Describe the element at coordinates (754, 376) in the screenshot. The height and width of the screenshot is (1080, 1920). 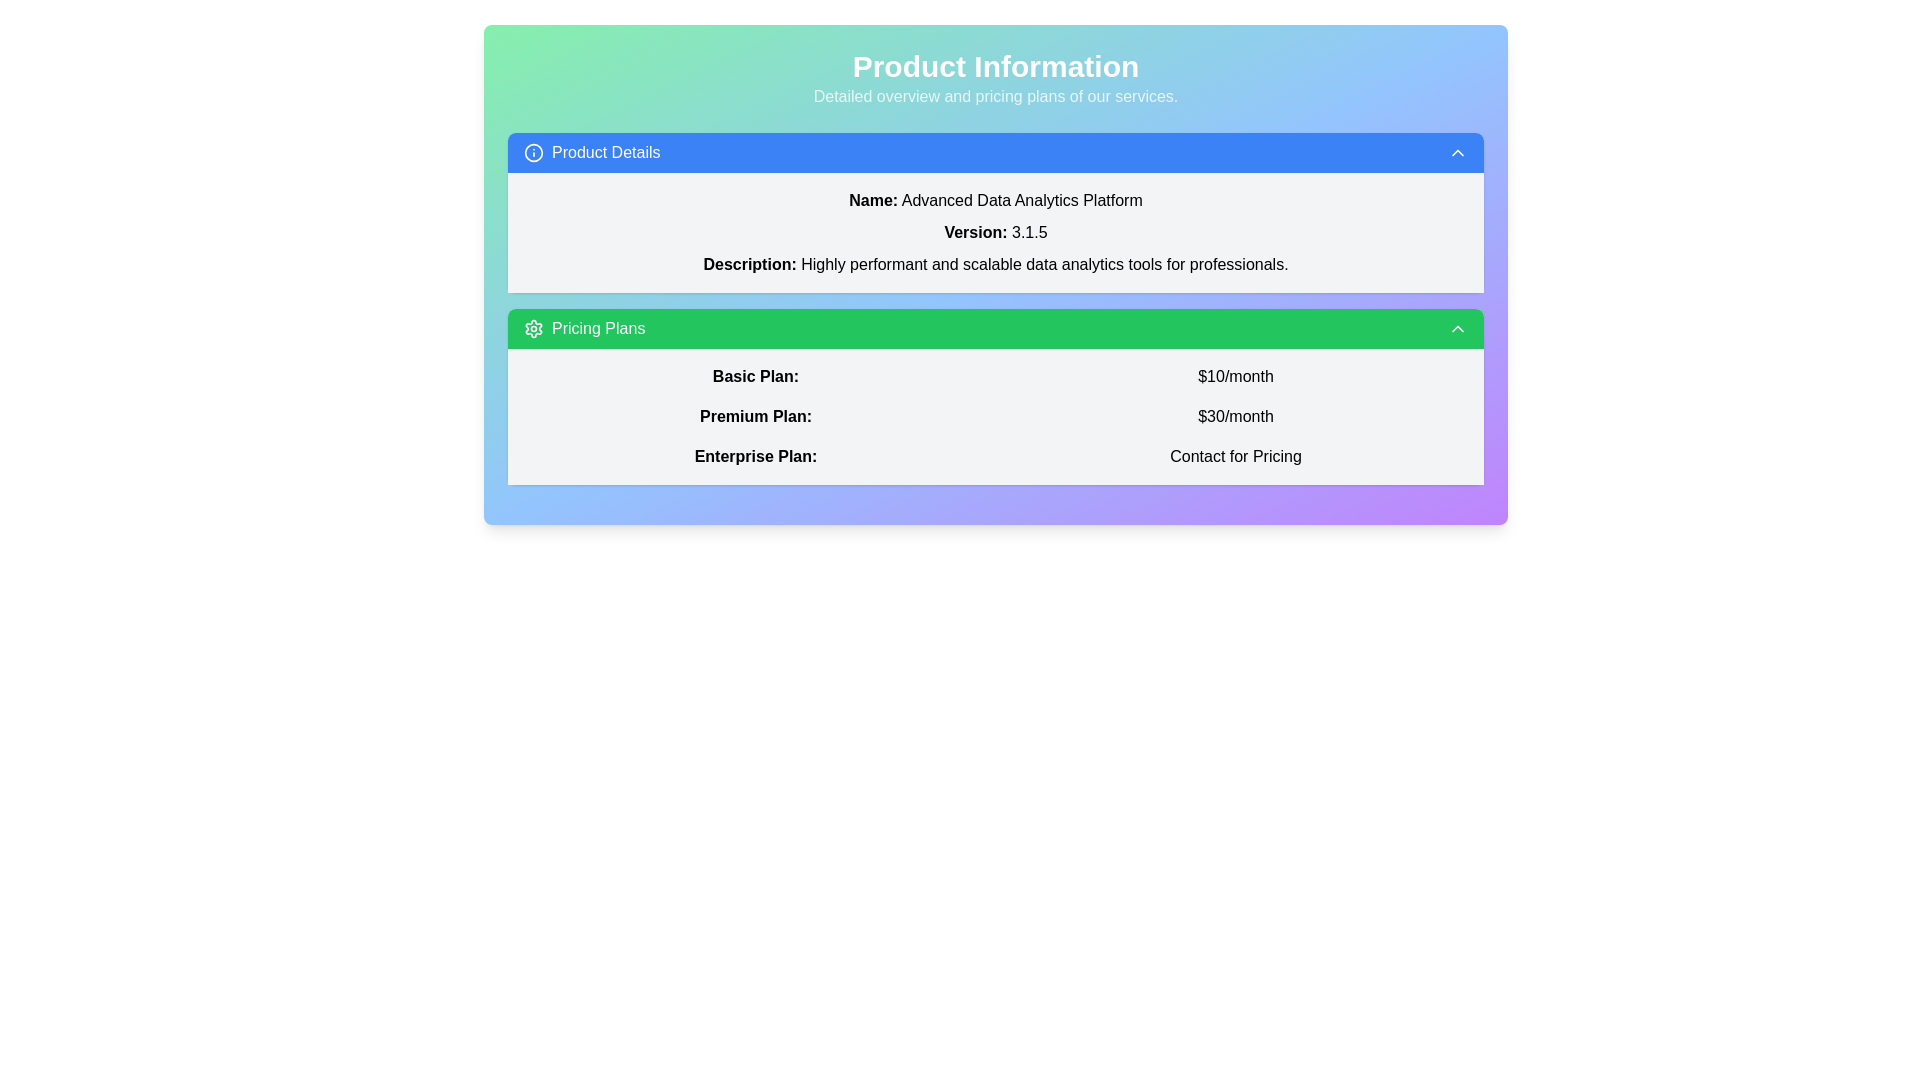
I see `the 'Basic Plan' text label located in the 'Pricing Plans' section` at that location.